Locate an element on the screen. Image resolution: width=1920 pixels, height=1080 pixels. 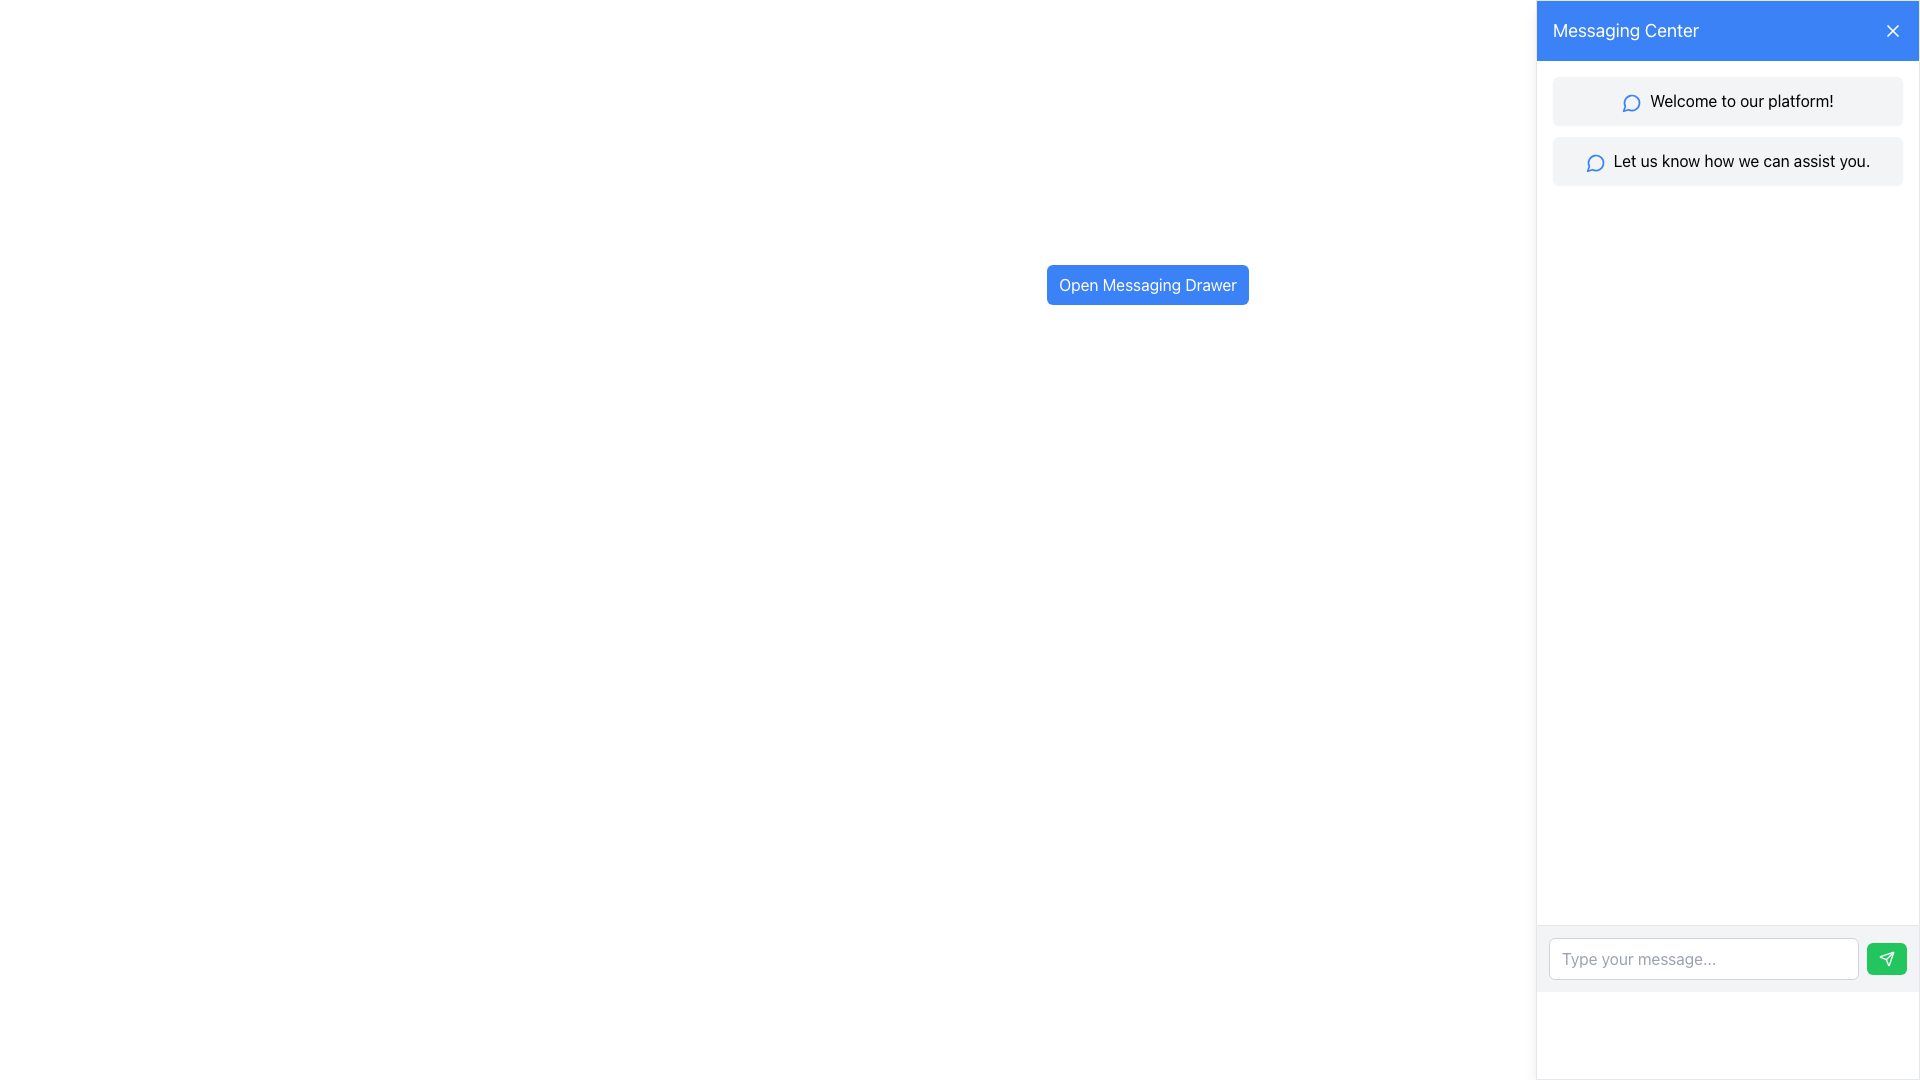
the 'Messaging Center' text label, which is styled in bold white font against a blue background at the top of the right panel is located at coordinates (1626, 30).